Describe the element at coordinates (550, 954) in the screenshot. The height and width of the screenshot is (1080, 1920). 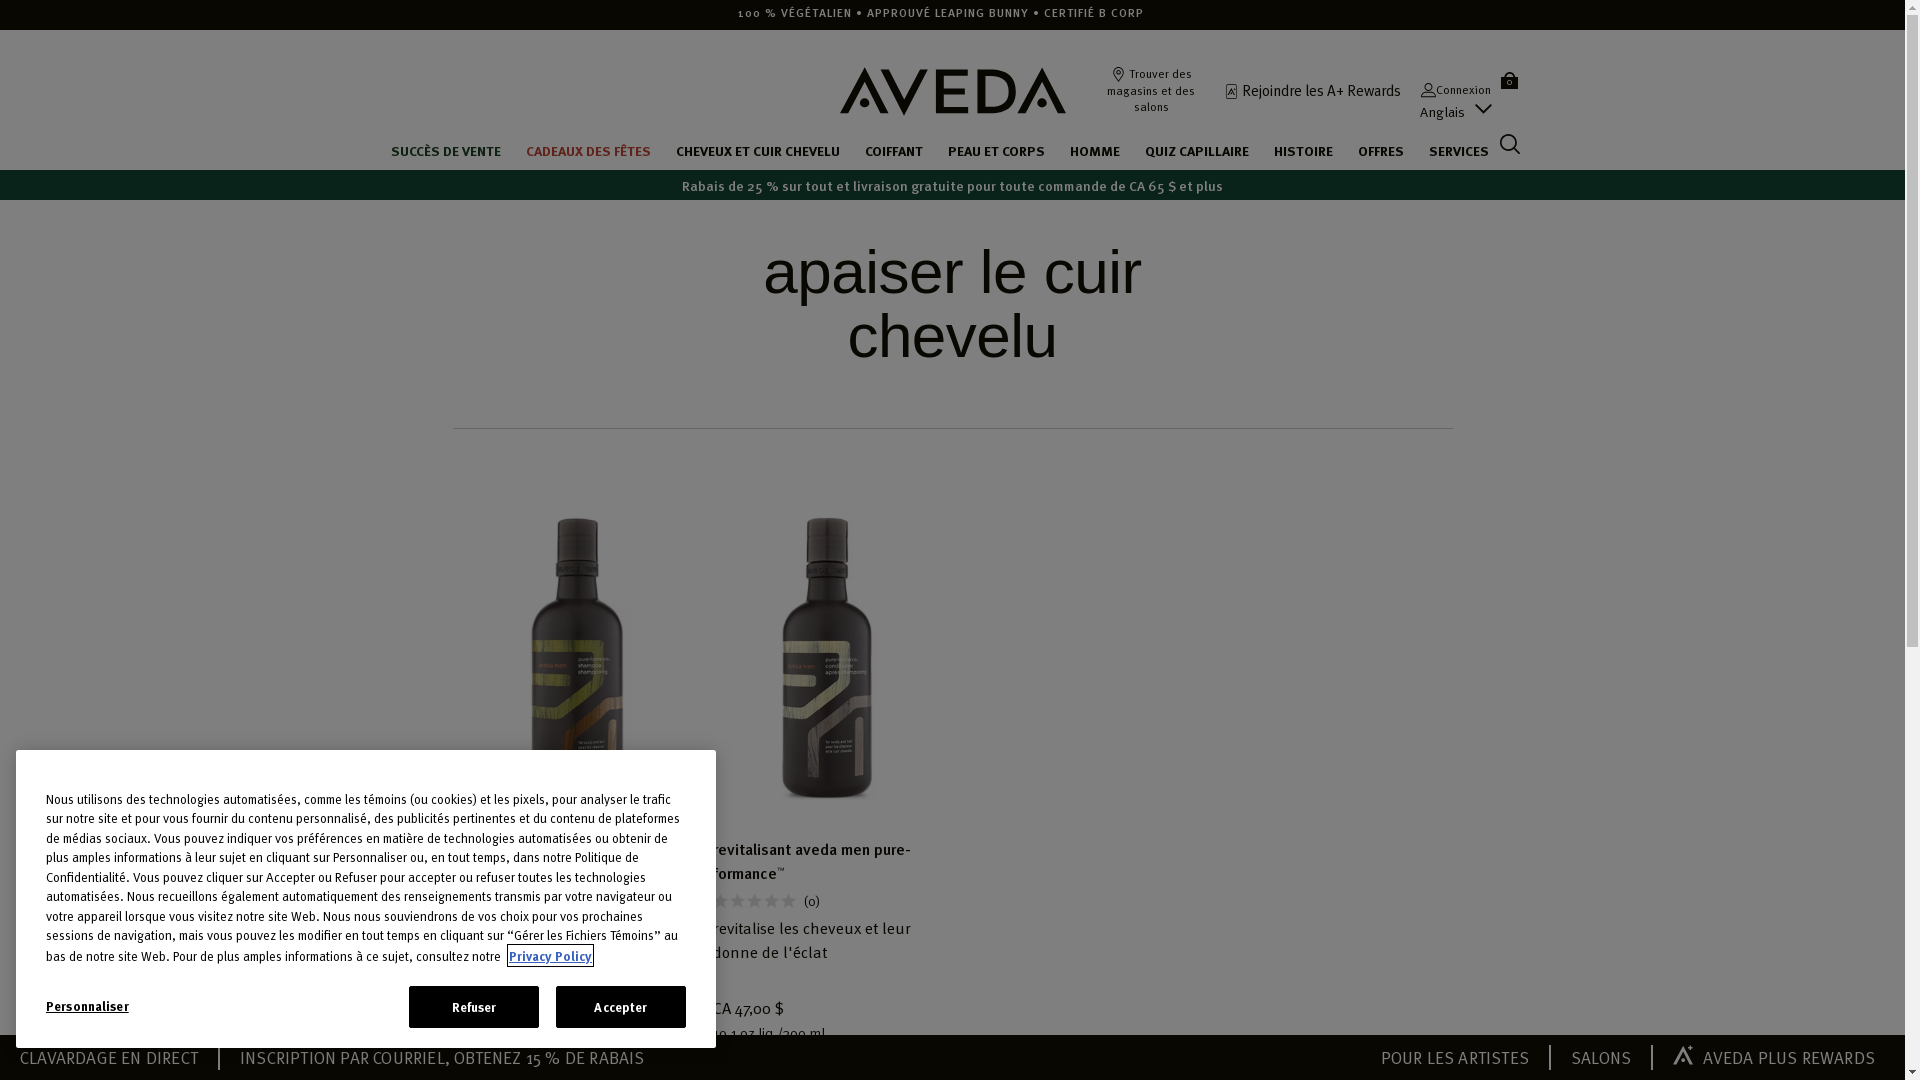
I see `'Privacy Policy'` at that location.